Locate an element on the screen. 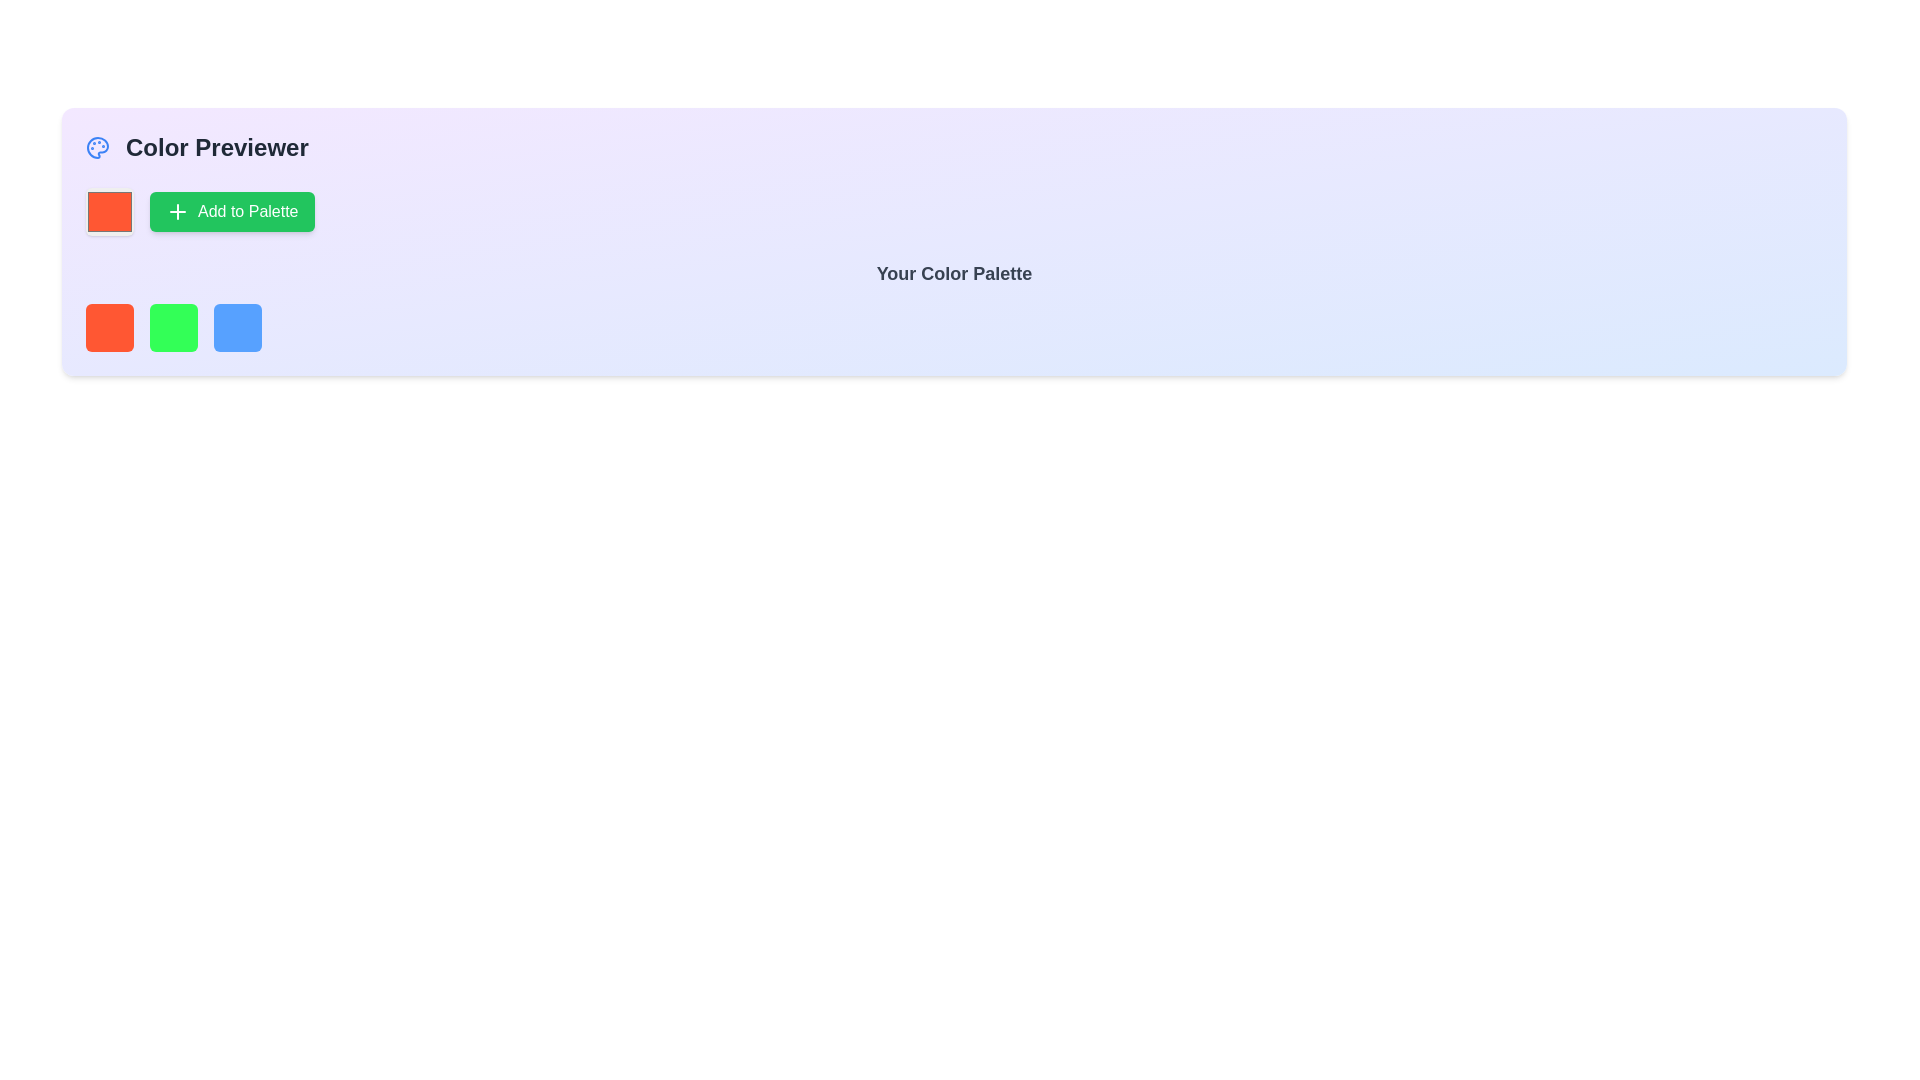 The height and width of the screenshot is (1080, 1920). the third color display box located below the 'Add to Palette' button to interact with it is located at coordinates (238, 326).